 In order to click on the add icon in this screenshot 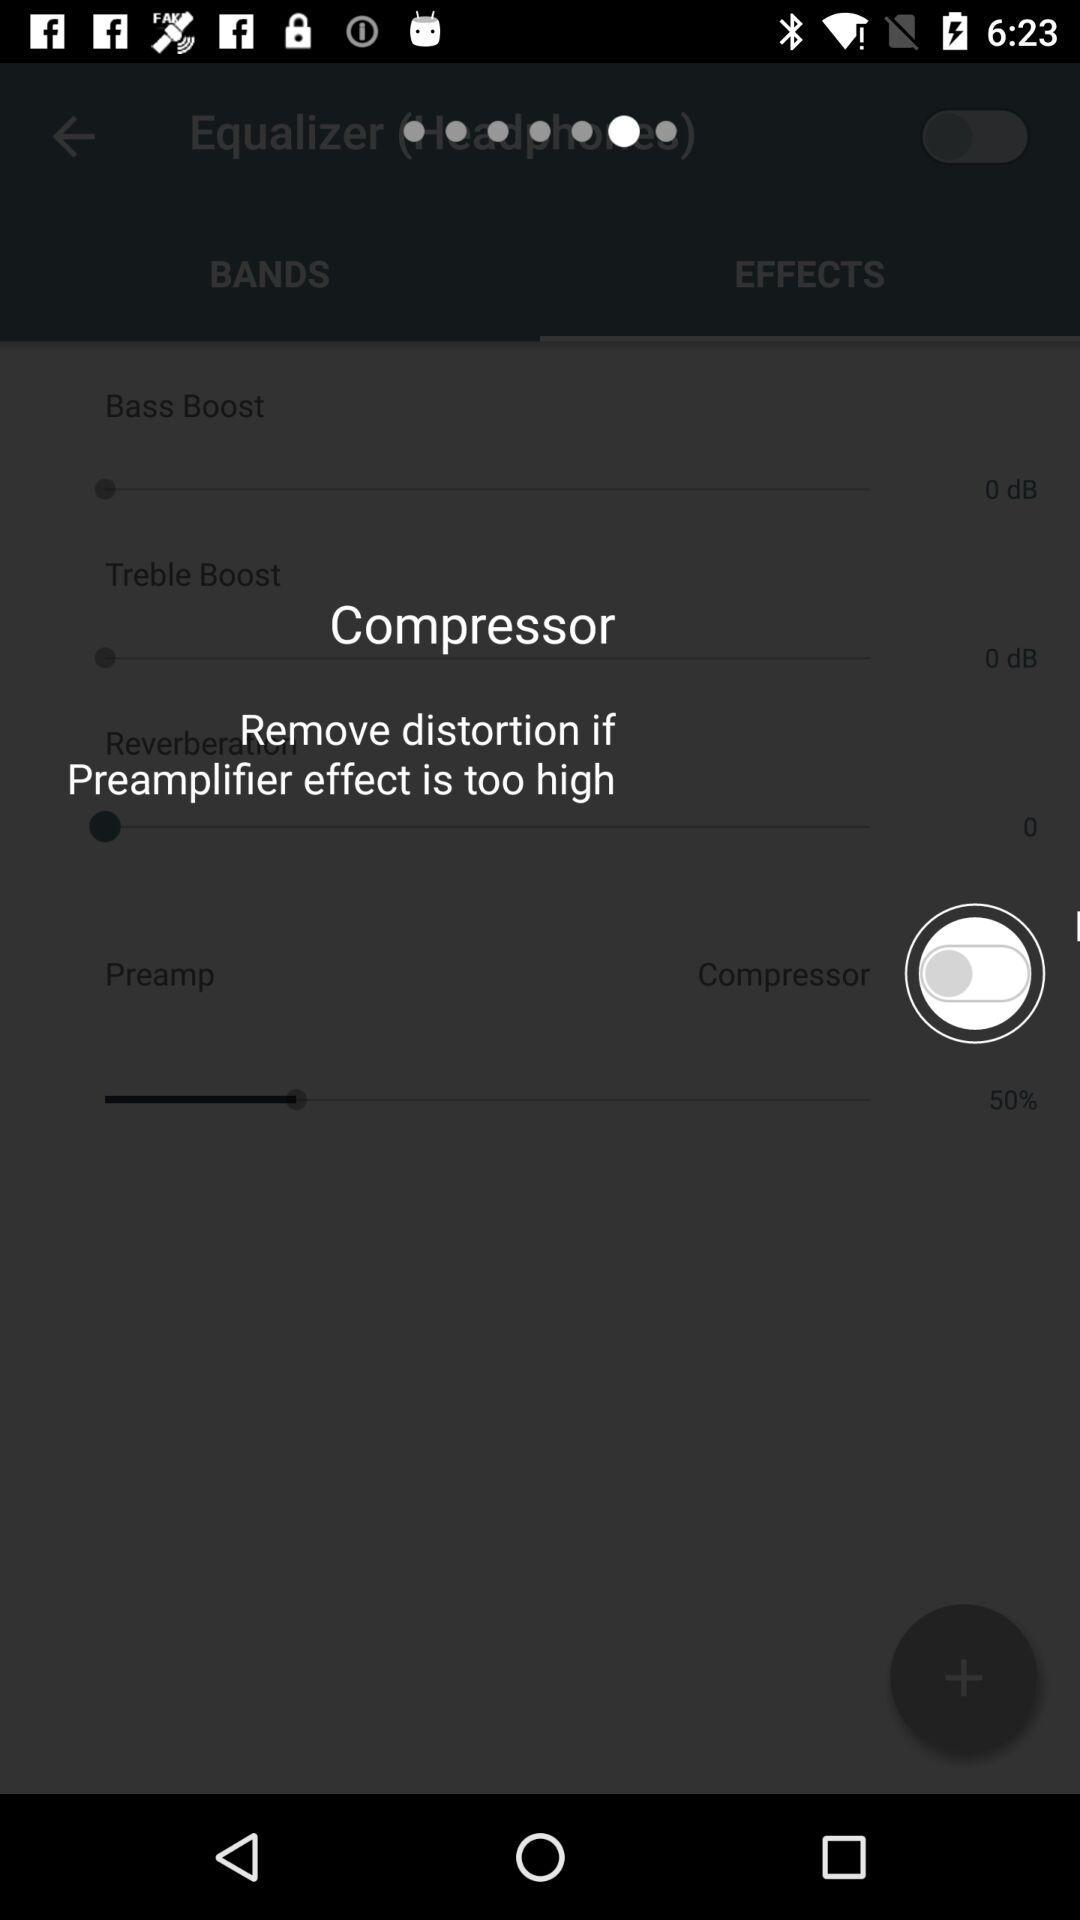, I will do `click(962, 1677)`.